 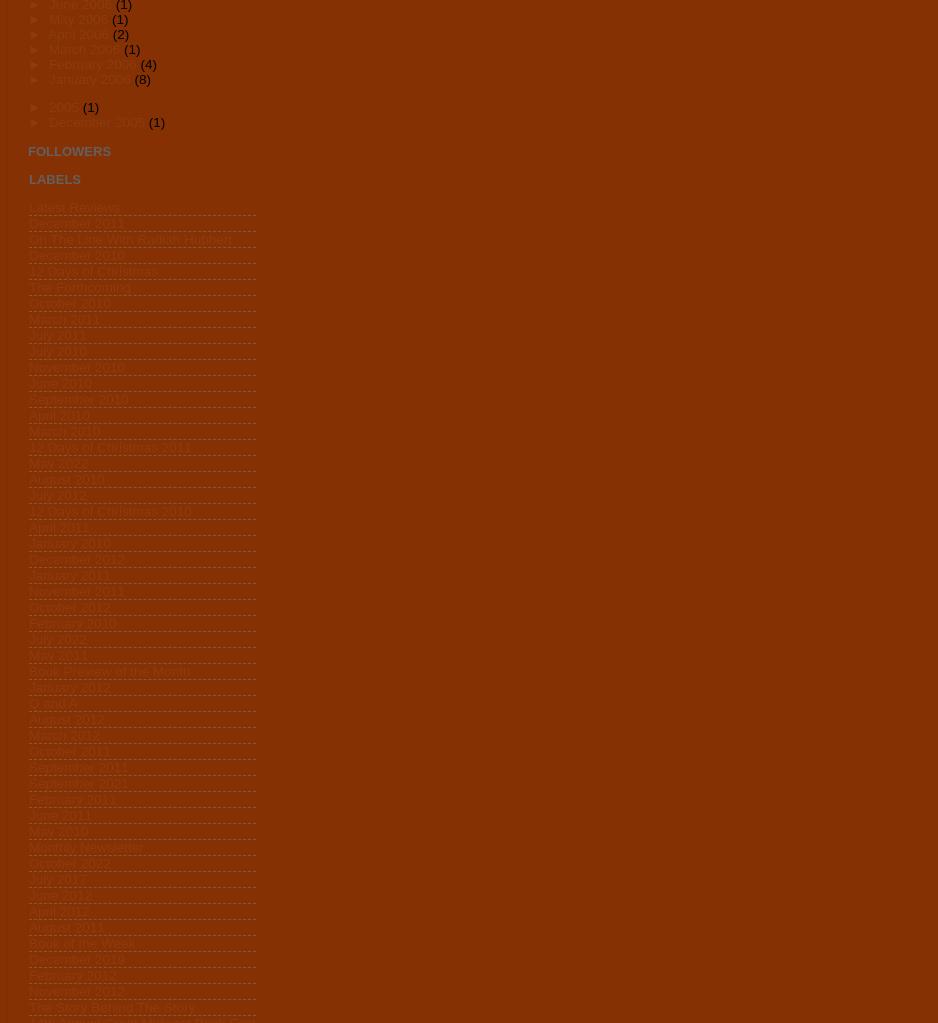 What do you see at coordinates (69, 686) in the screenshot?
I see `'January 2012'` at bounding box center [69, 686].